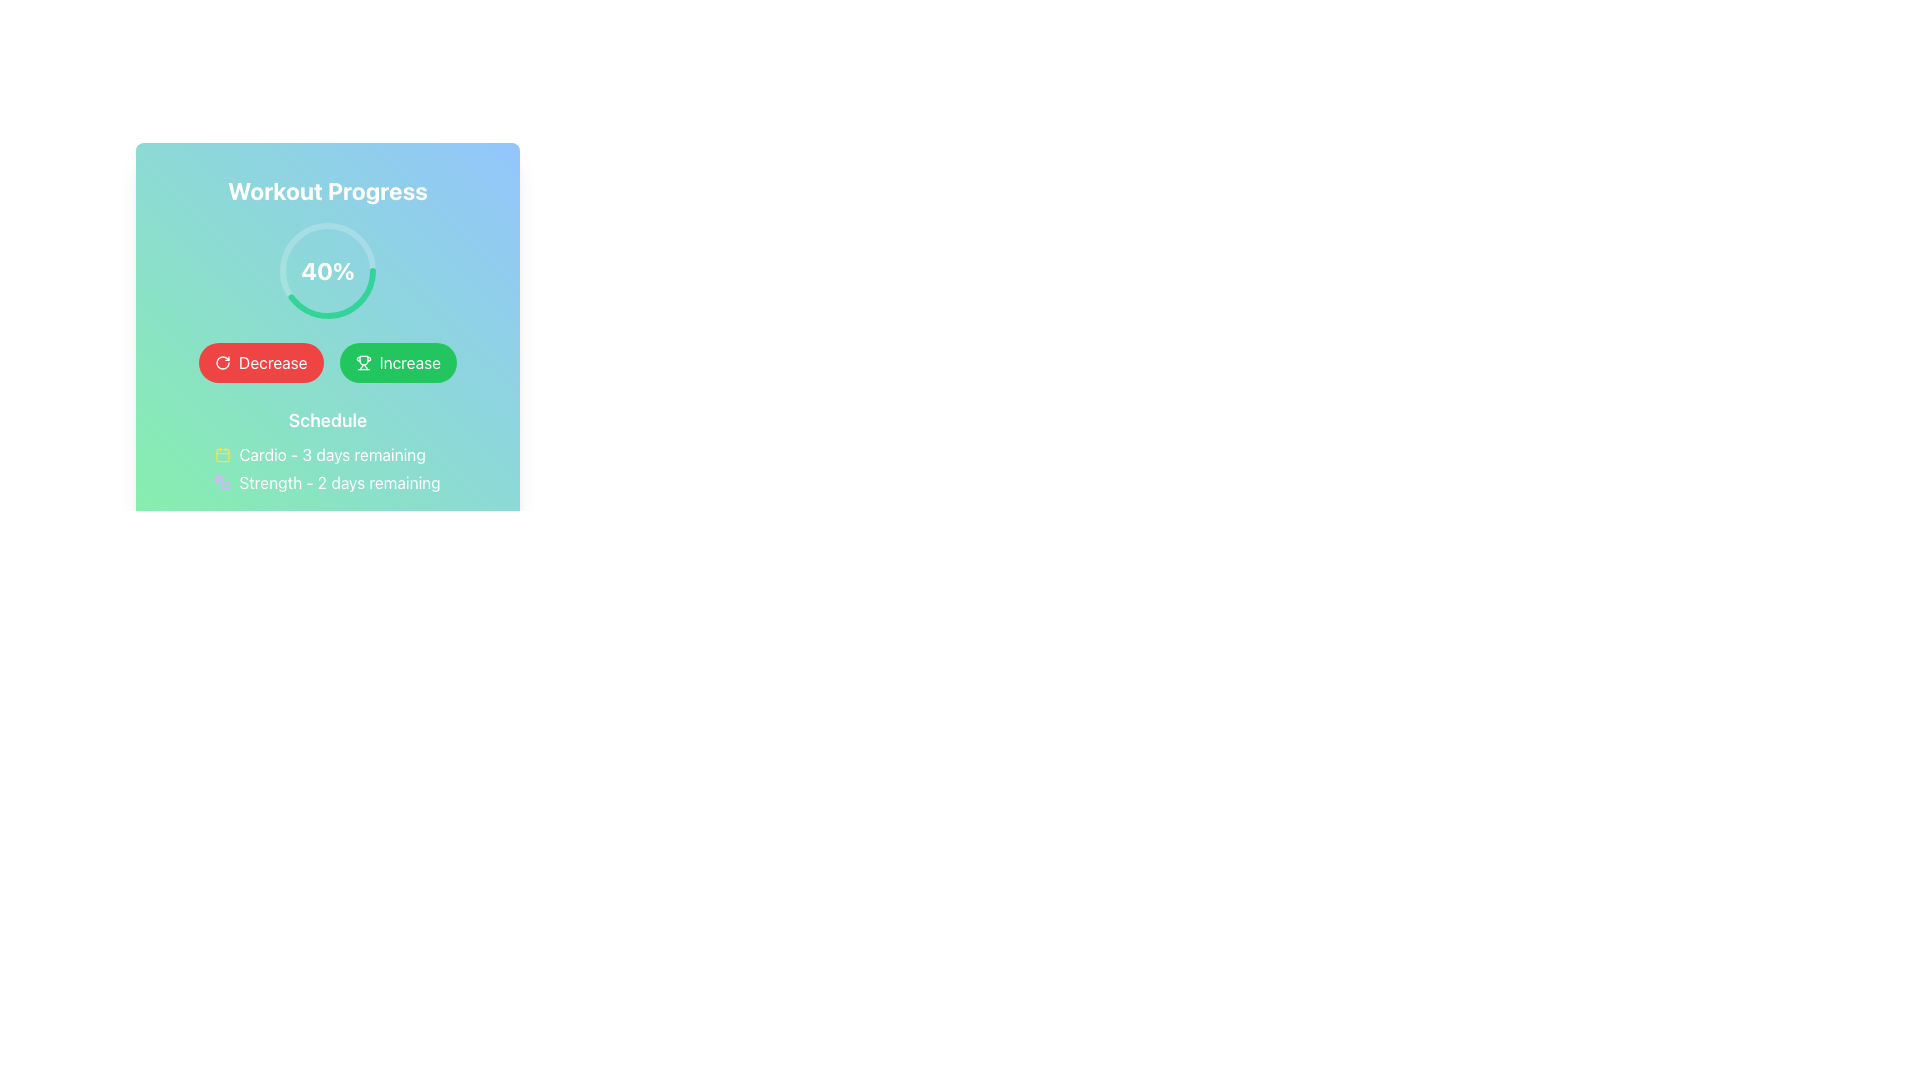 This screenshot has height=1080, width=1920. I want to click on the text label displaying 'Cardio - 3 days remaining' with a yellow calendar icon, which is the first item in the 'Schedule' group, so click(327, 455).